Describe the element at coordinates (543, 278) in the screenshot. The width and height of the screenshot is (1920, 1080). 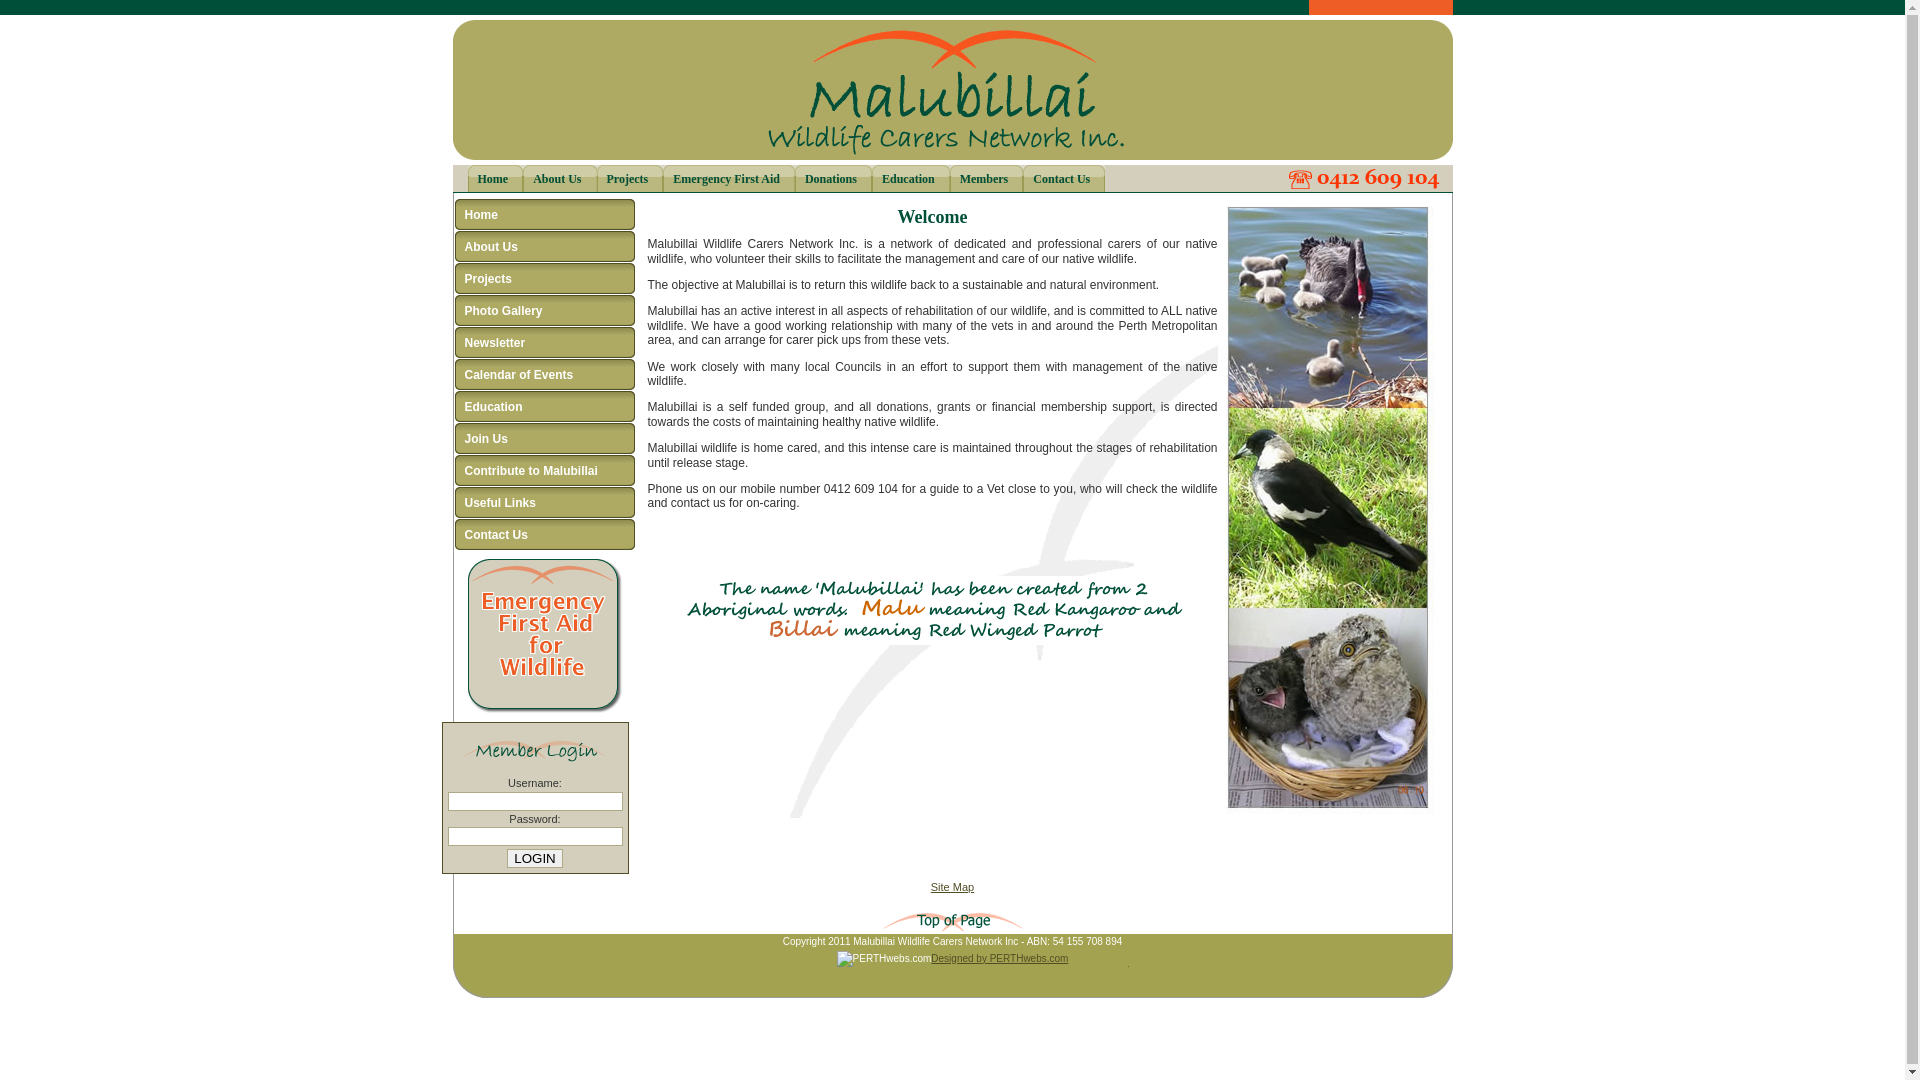
I see `'Projects'` at that location.